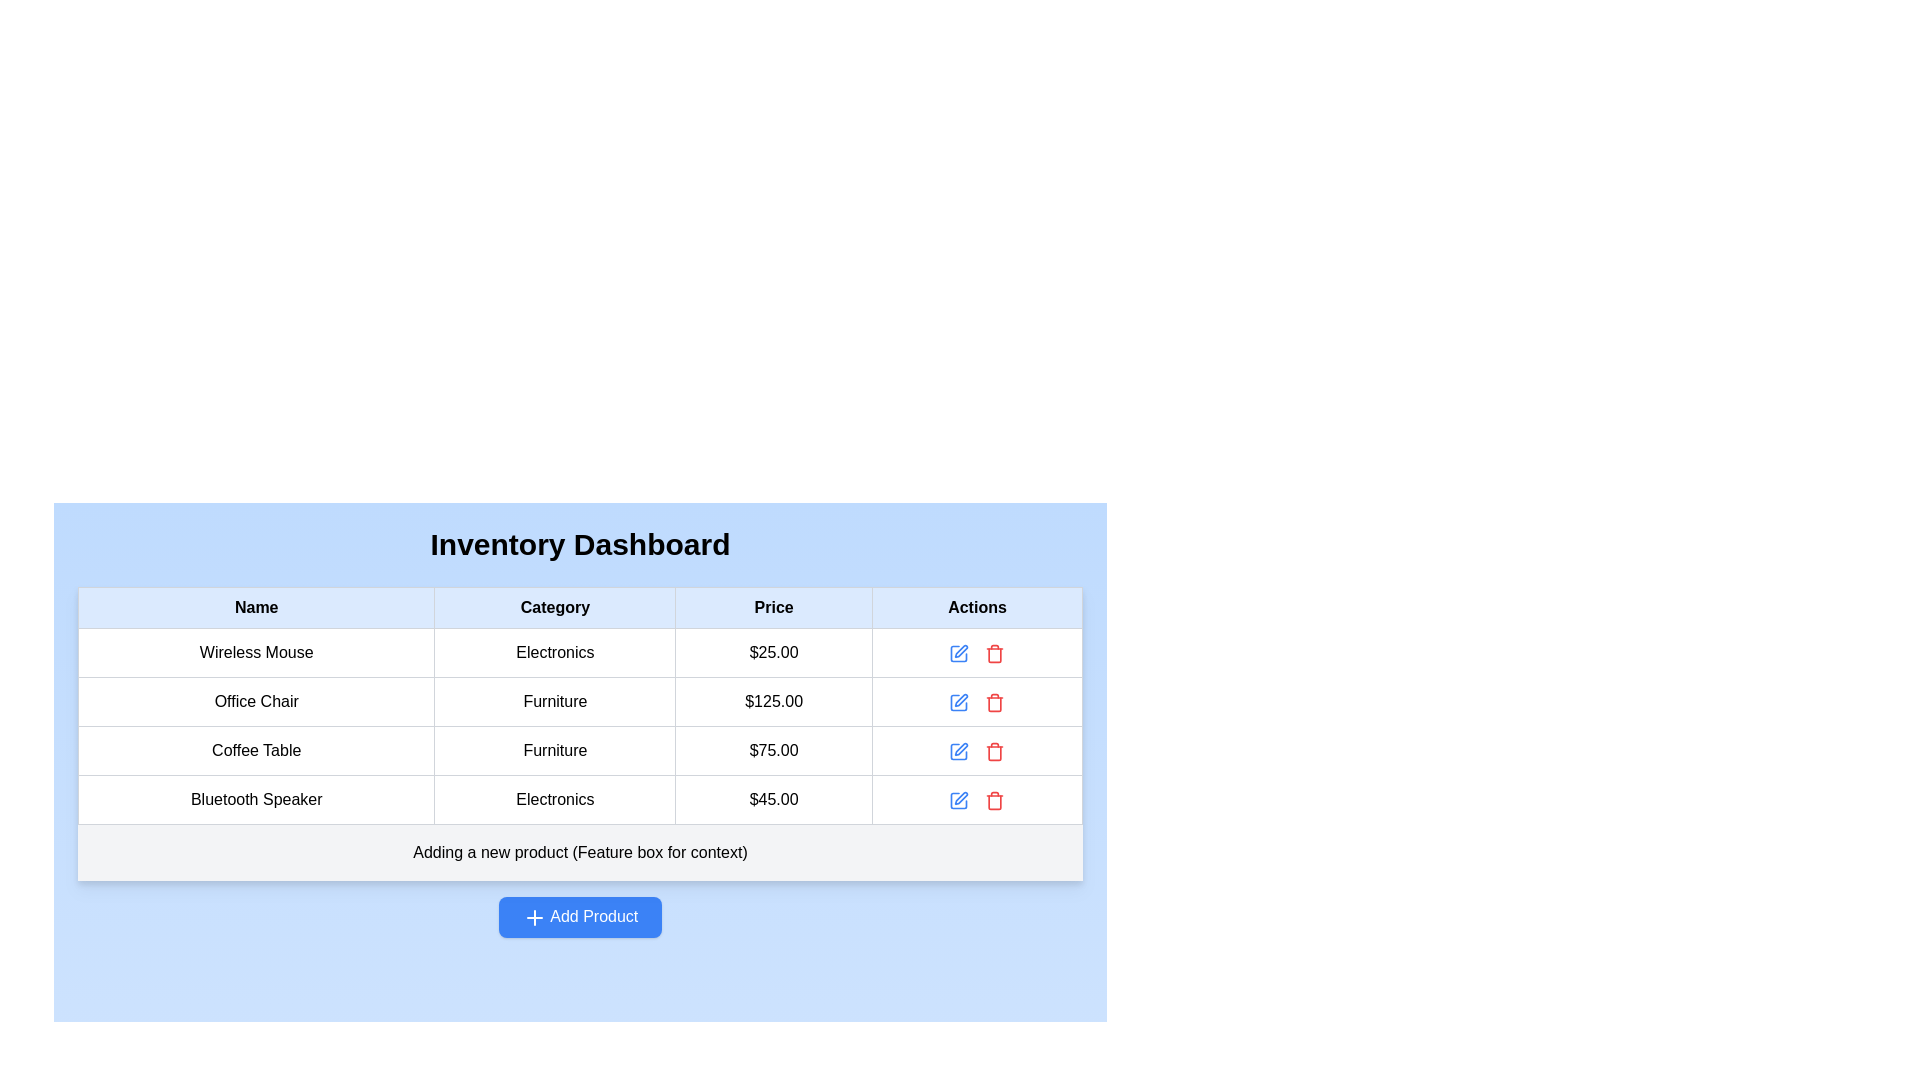 The width and height of the screenshot is (1920, 1080). Describe the element at coordinates (995, 753) in the screenshot. I see `the trash bin icon located in the fourth row of the table's 'Actions' column` at that location.